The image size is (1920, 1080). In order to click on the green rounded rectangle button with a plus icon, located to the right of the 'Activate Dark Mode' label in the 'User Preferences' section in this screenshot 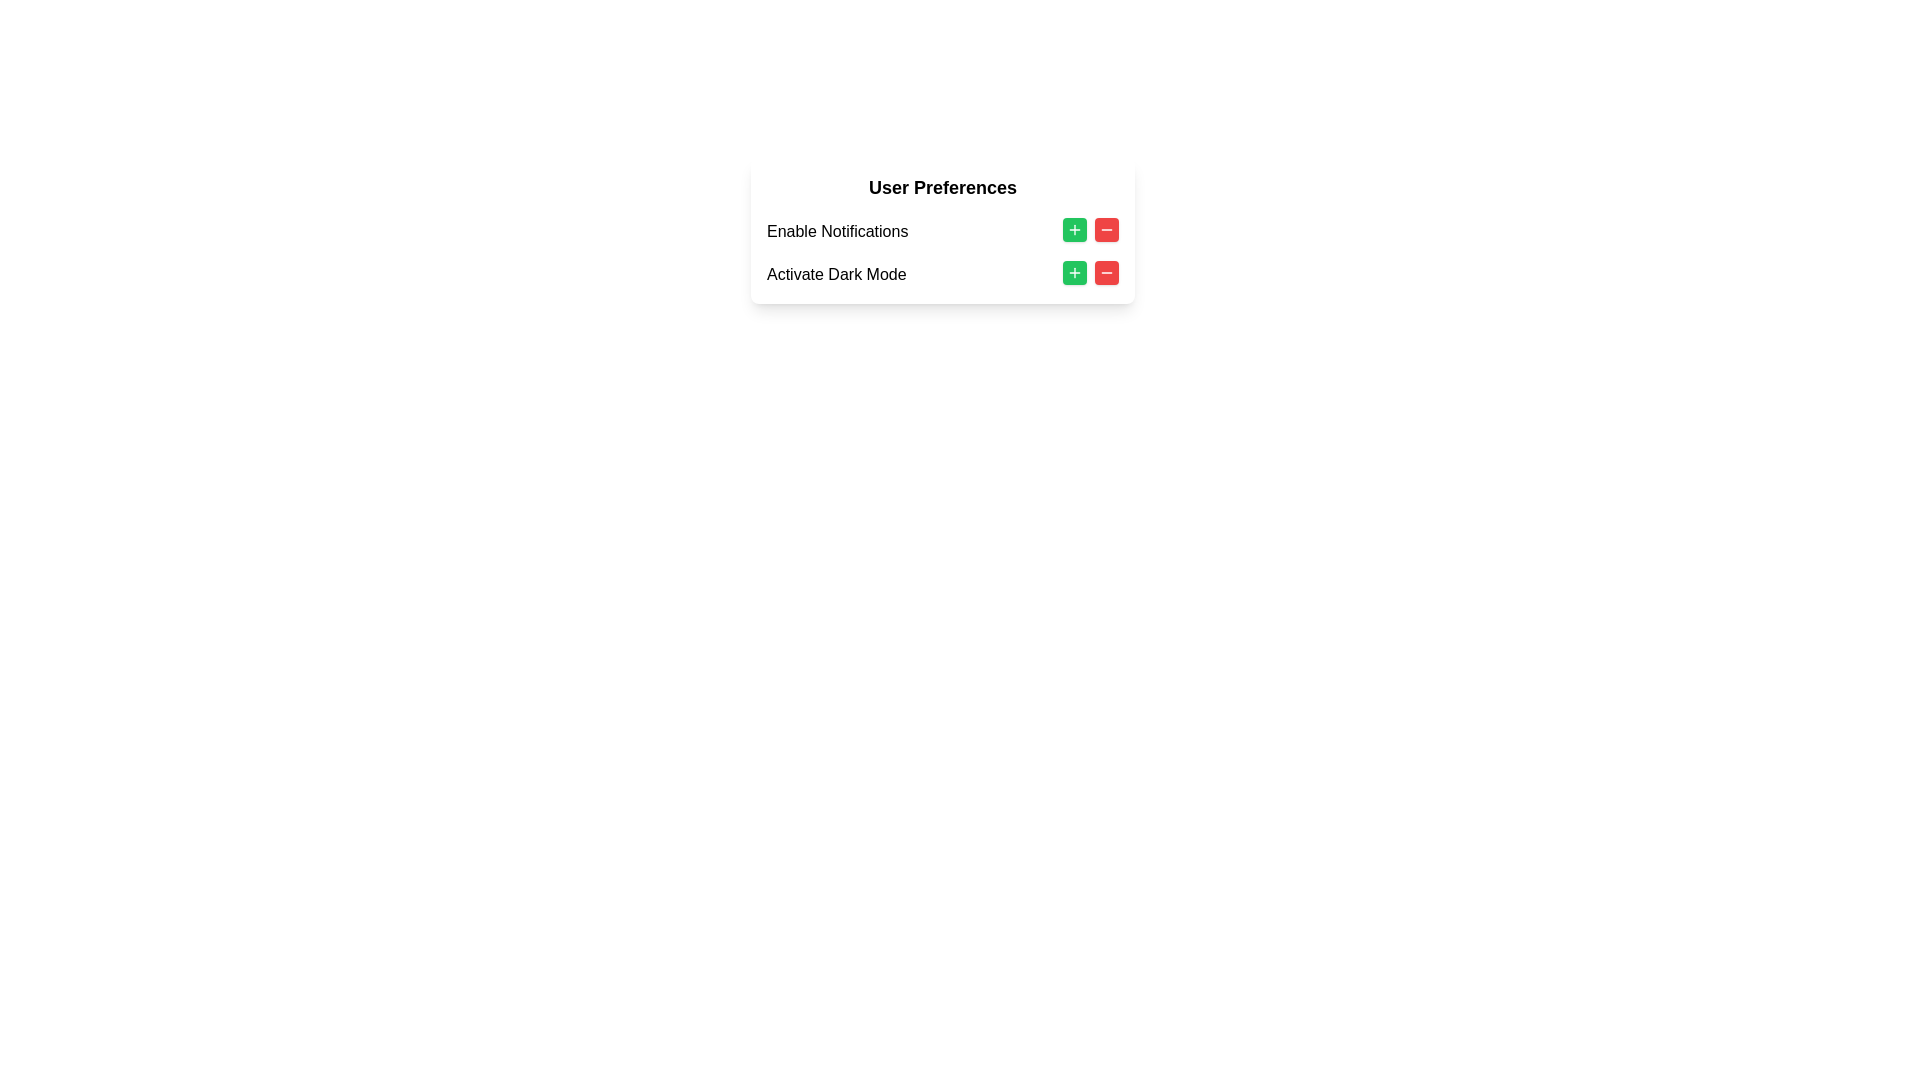, I will do `click(1074, 229)`.